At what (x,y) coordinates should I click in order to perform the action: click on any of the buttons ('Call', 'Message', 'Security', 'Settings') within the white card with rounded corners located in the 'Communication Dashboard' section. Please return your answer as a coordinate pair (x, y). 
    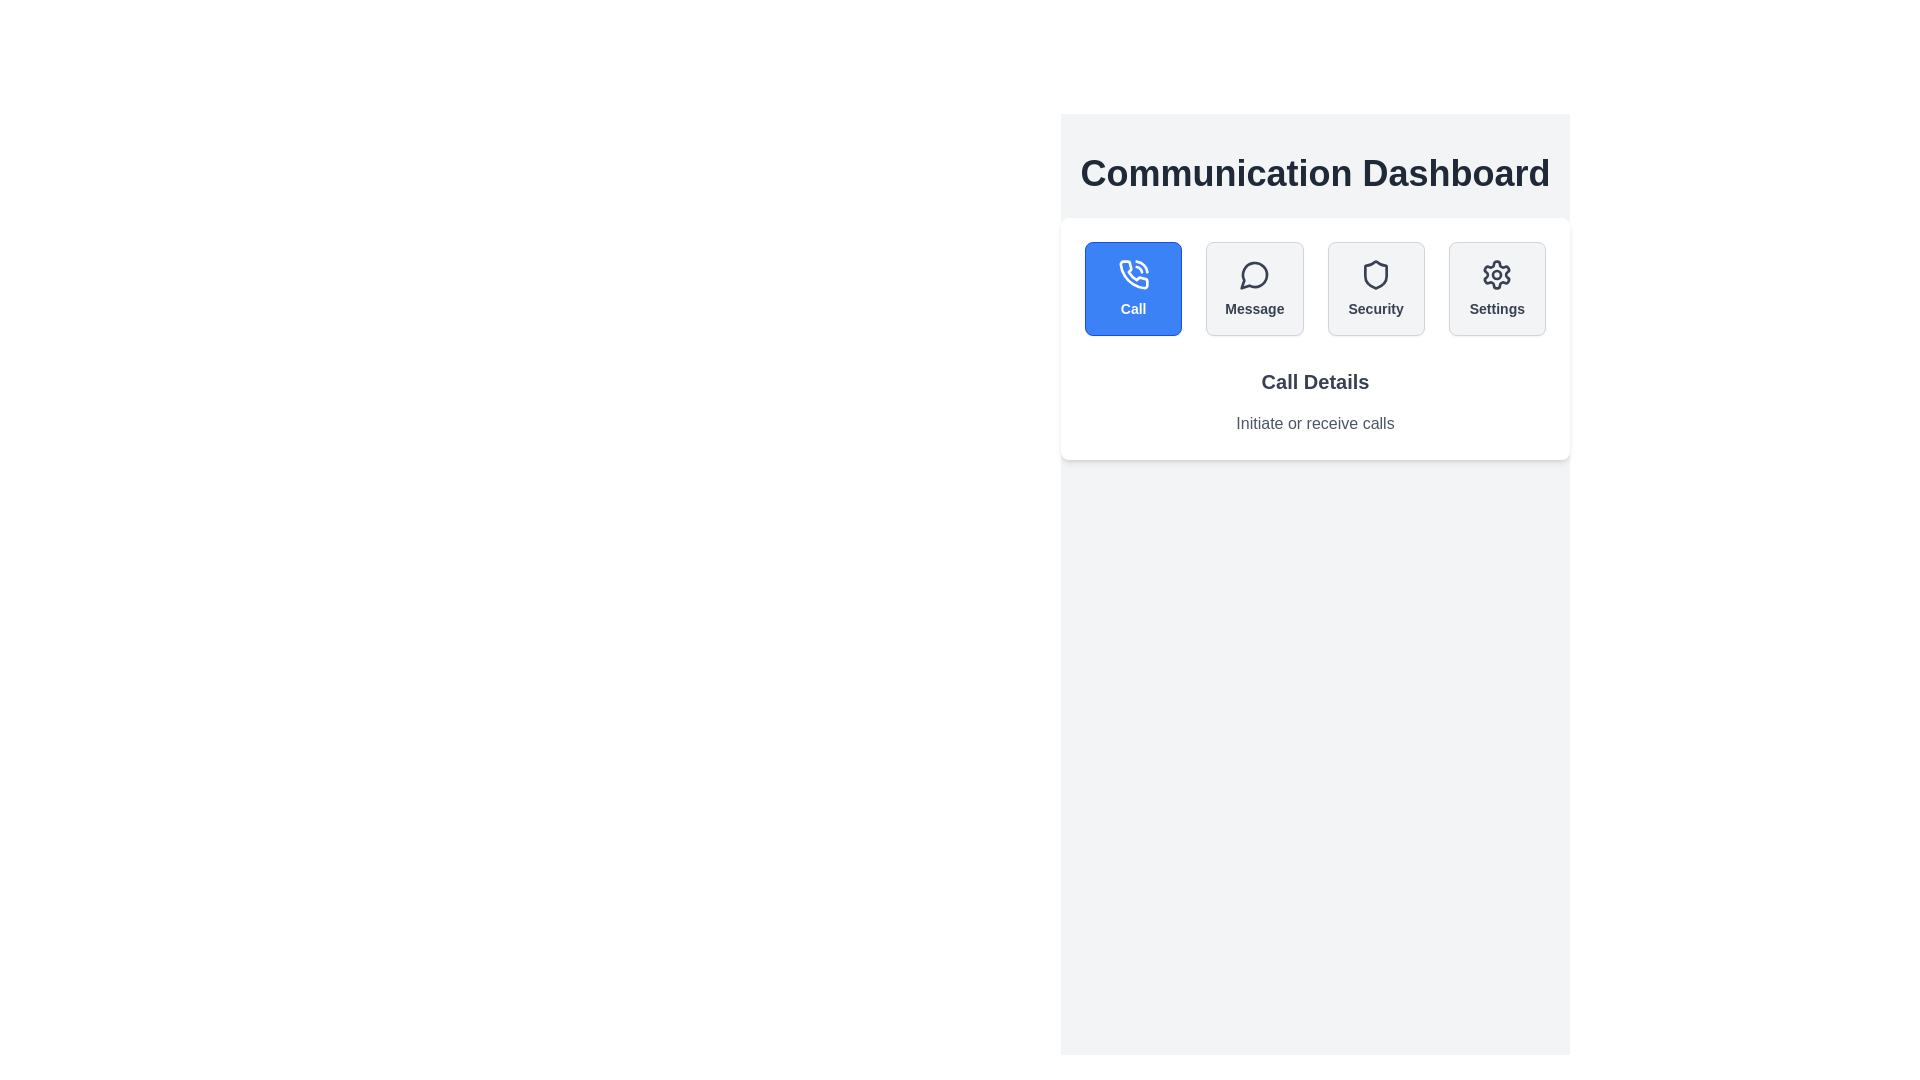
    Looking at the image, I should click on (1315, 338).